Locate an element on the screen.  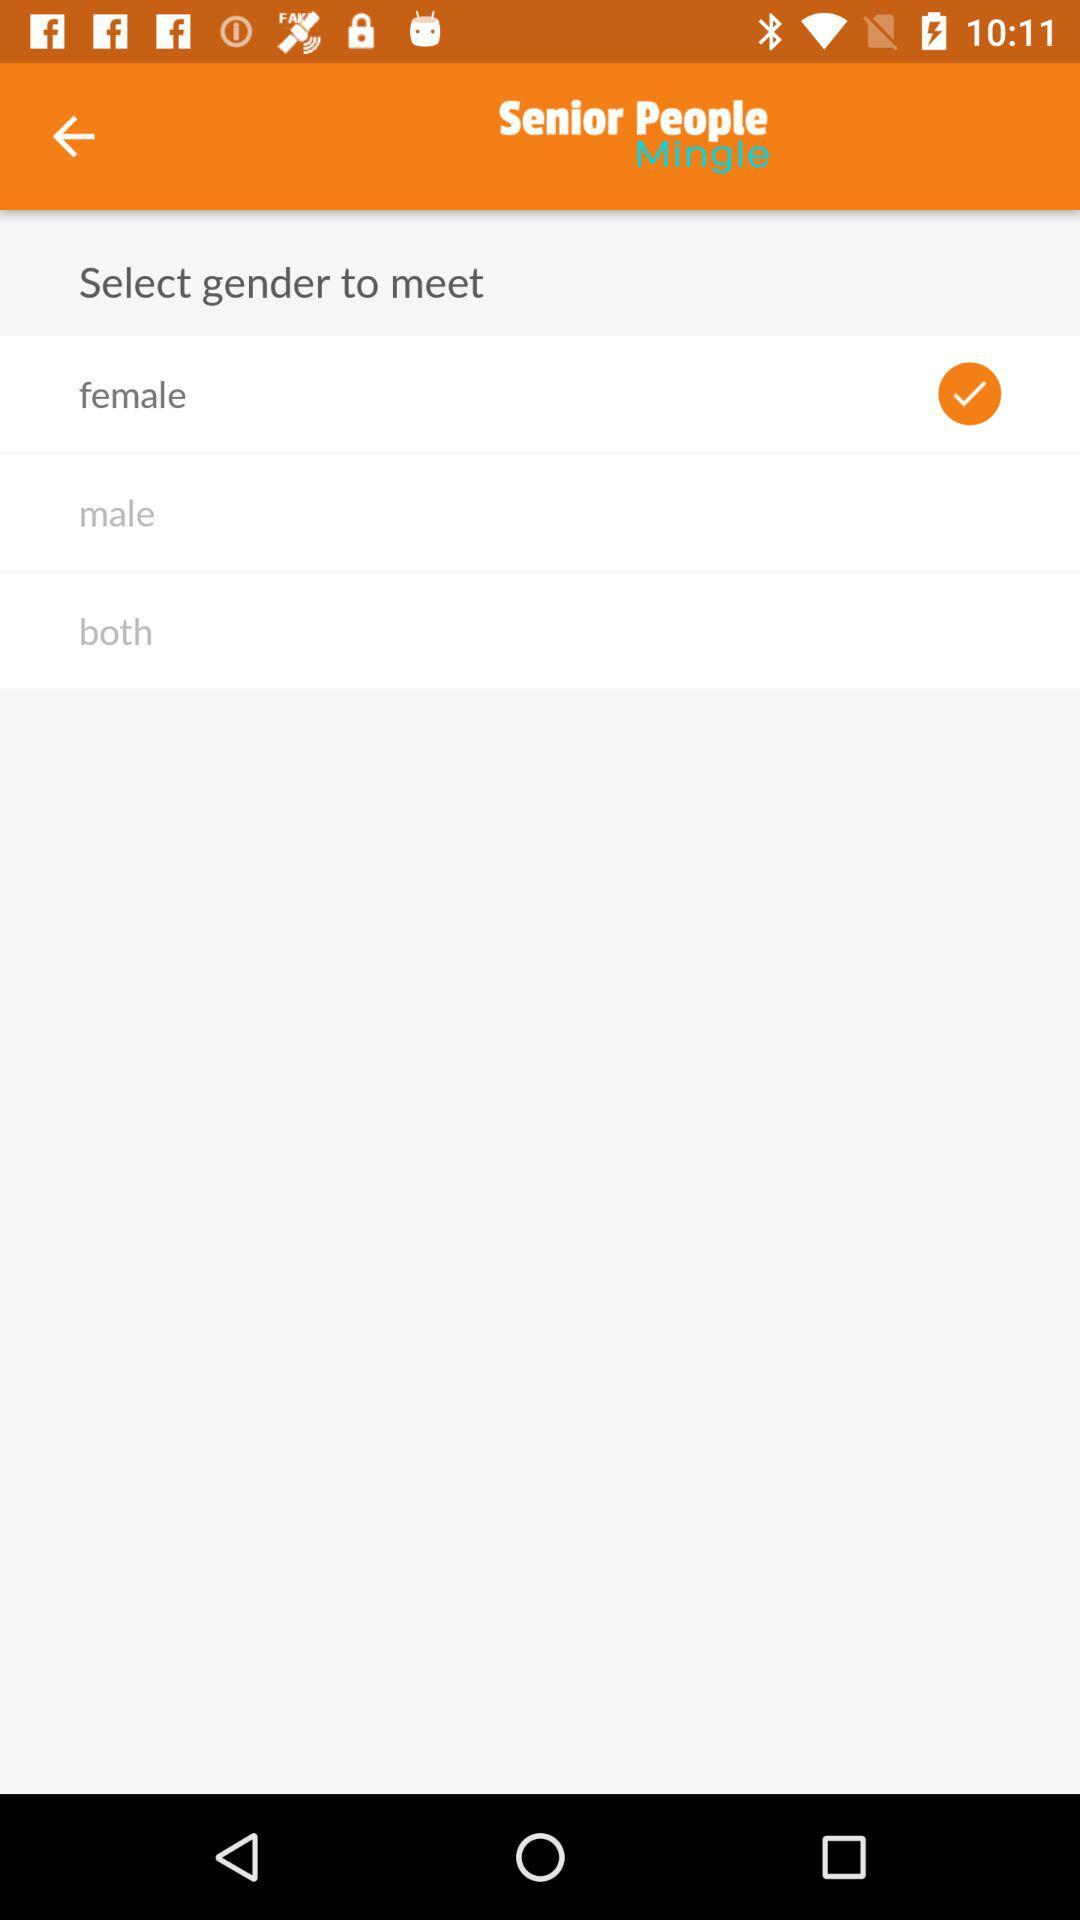
the item above select gender to item is located at coordinates (72, 135).